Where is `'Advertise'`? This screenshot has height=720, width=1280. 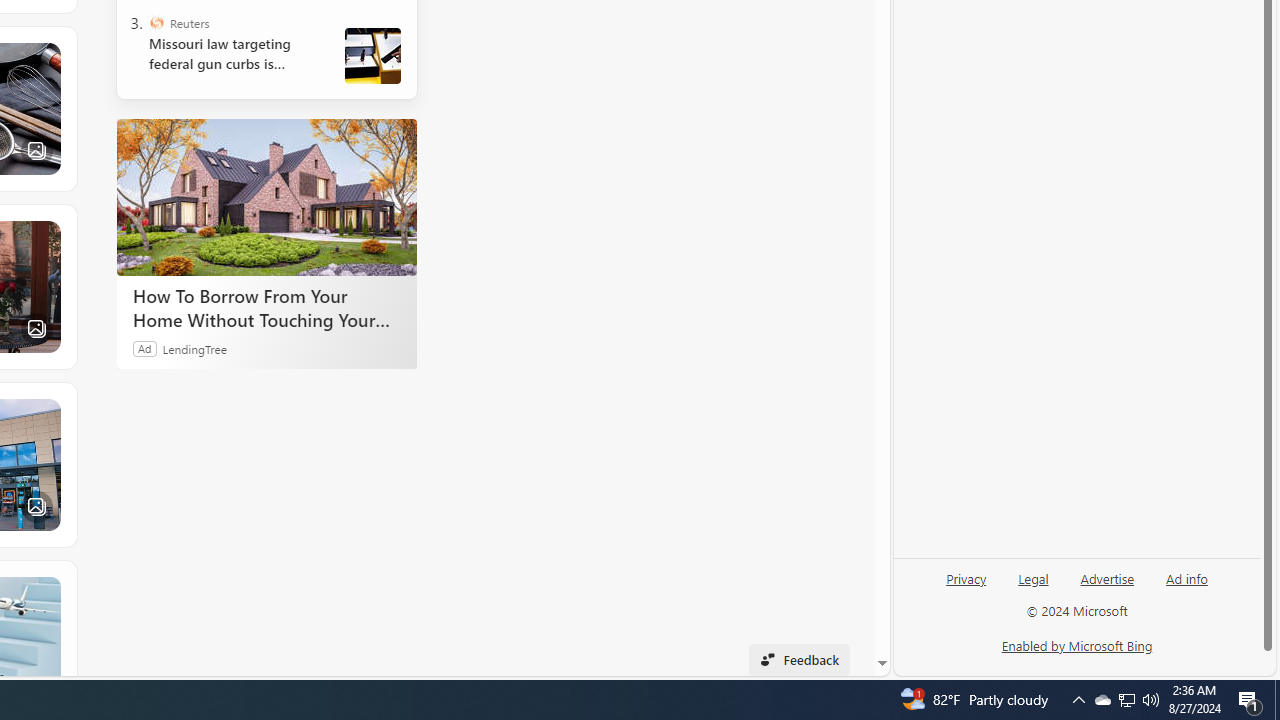 'Advertise' is located at coordinates (1106, 577).